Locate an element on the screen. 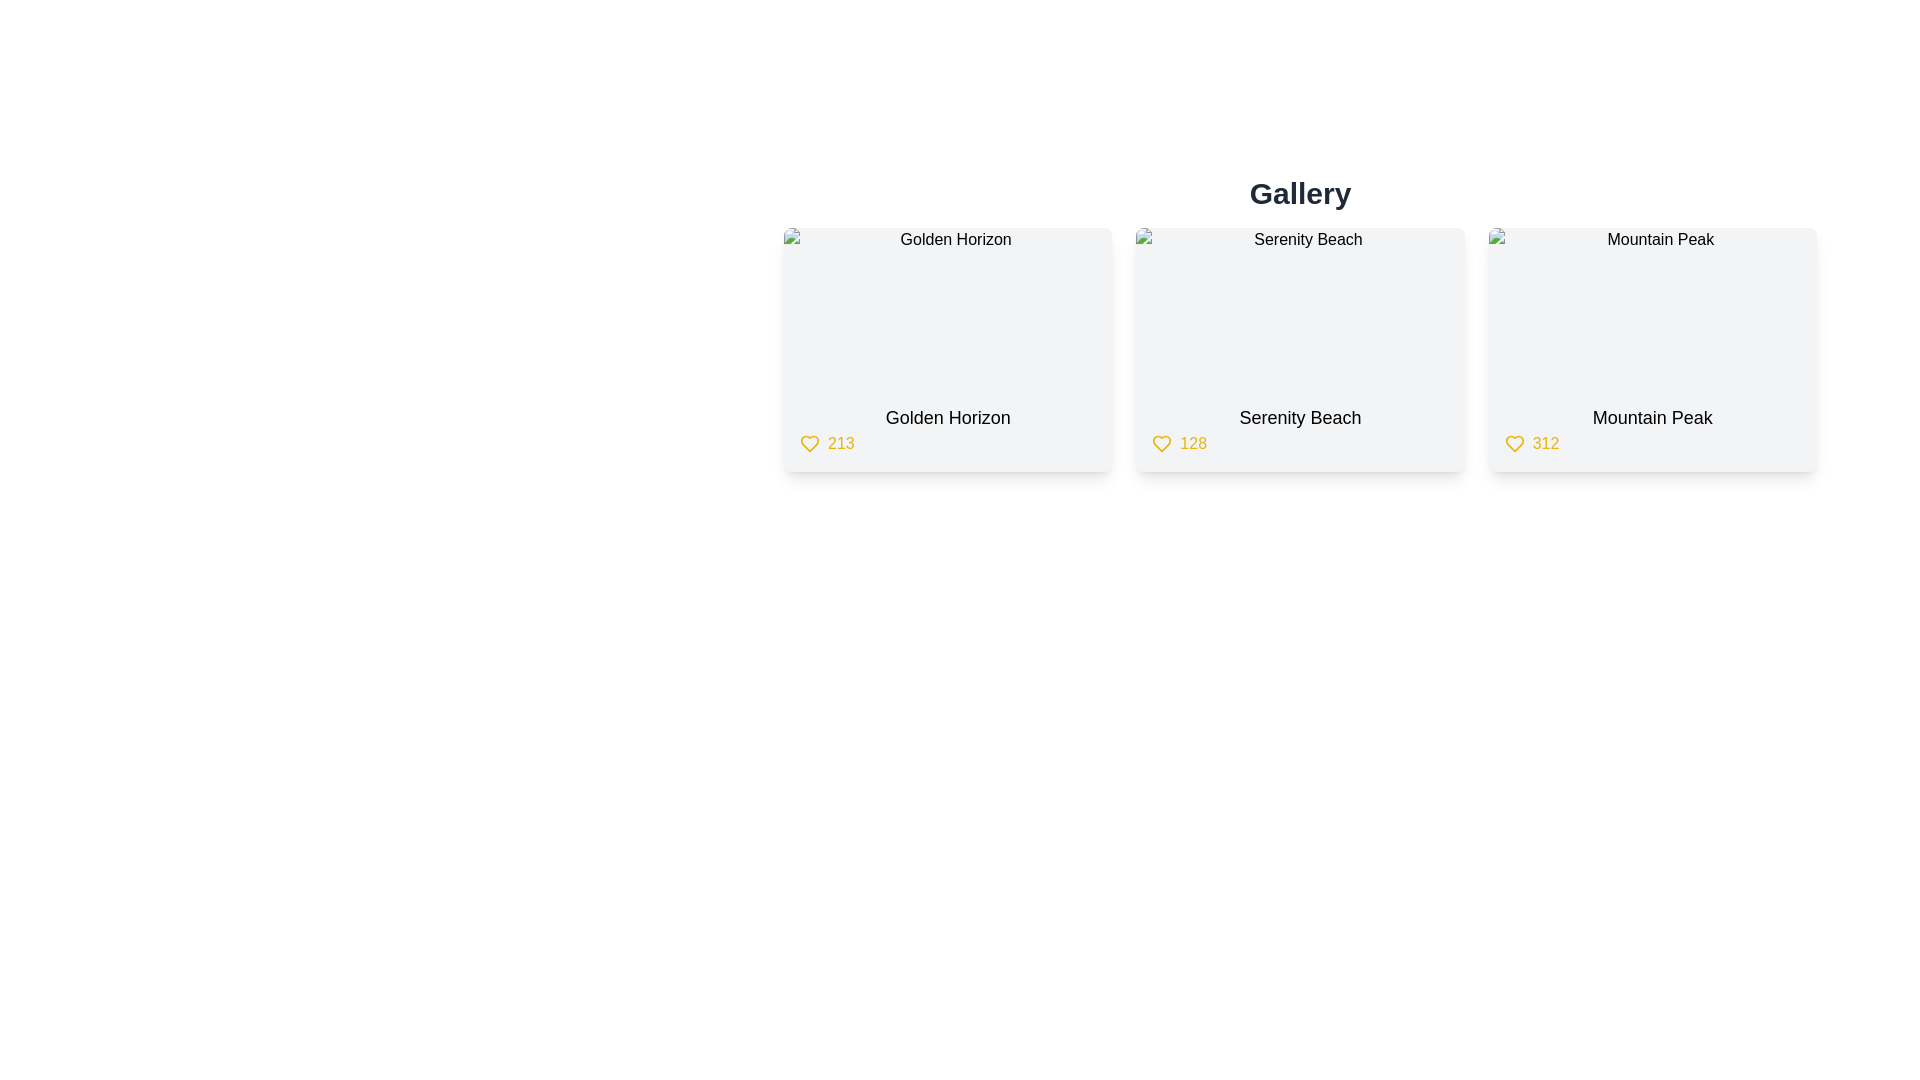 The image size is (1920, 1080). the heart icon SVG graphic located in the bottom-left corner of the 'Mountain Peak' card, which is used for favoriting the item is located at coordinates (1514, 442).